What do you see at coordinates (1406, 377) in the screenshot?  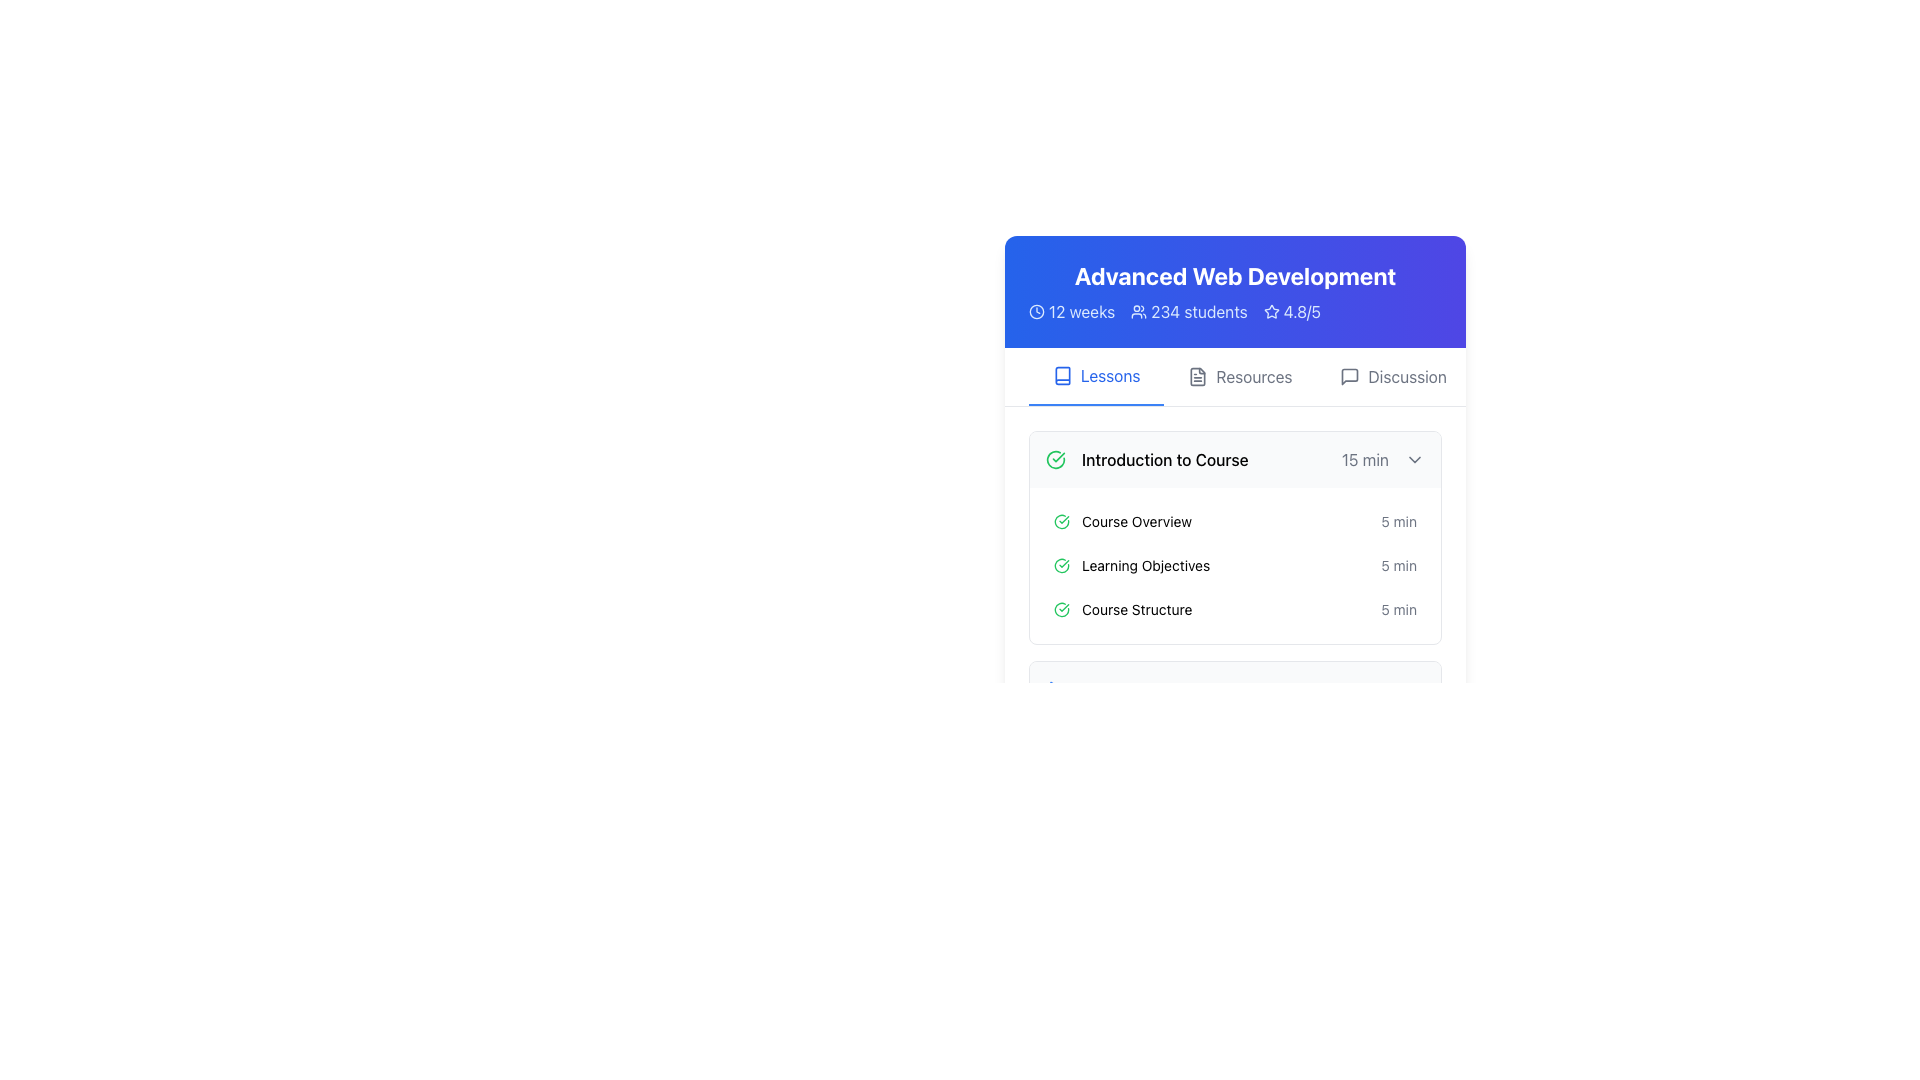 I see `the text element that represents a label or navigation item for discussions, located to the right of an icon` at bounding box center [1406, 377].